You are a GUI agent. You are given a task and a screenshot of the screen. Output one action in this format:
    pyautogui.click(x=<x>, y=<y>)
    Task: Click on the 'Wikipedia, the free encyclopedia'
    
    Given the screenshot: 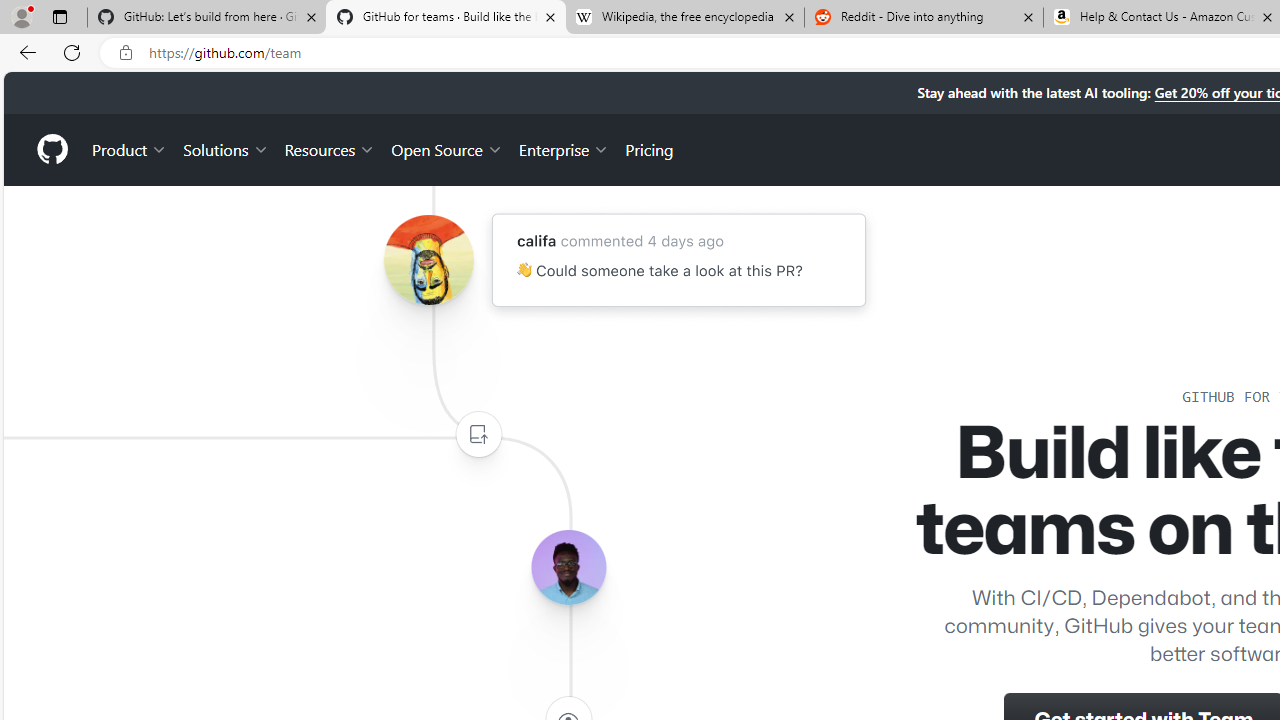 What is the action you would take?
    pyautogui.click(x=684, y=17)
    